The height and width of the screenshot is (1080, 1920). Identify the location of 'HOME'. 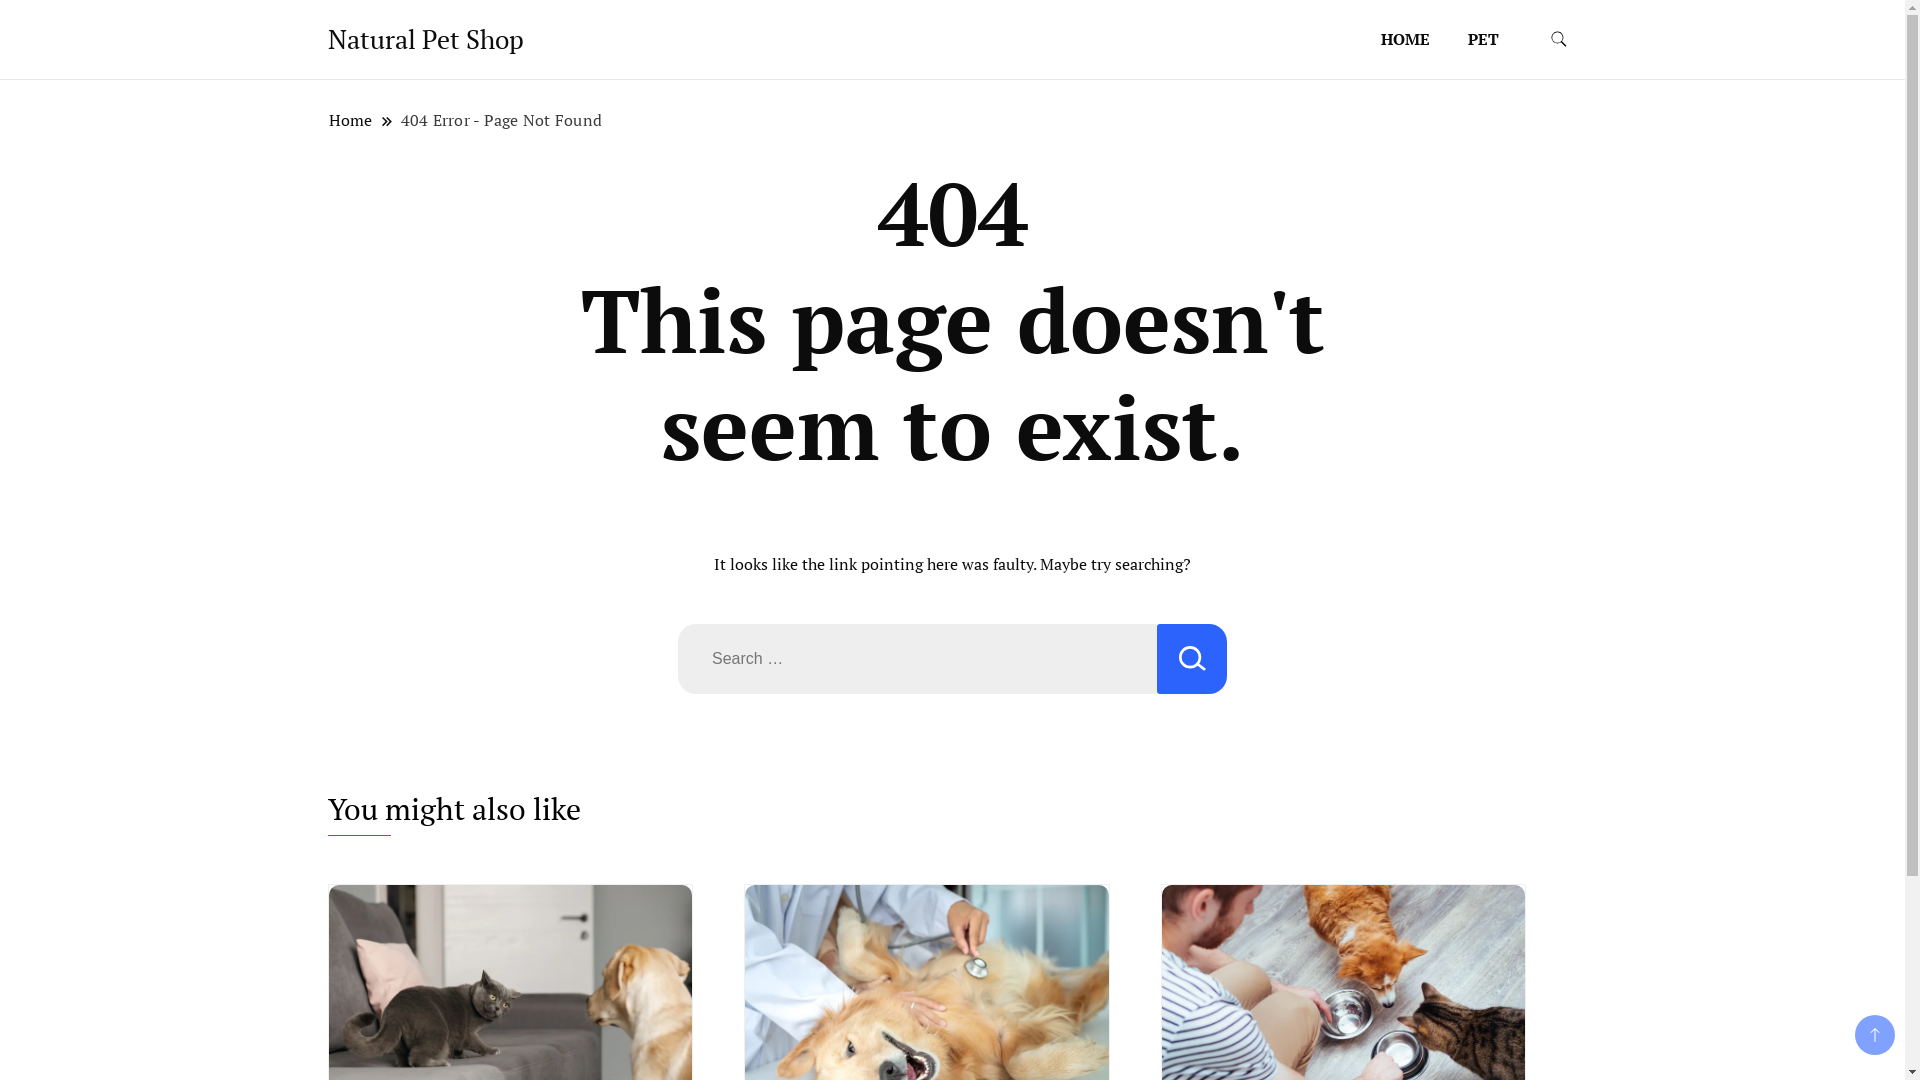
(1362, 39).